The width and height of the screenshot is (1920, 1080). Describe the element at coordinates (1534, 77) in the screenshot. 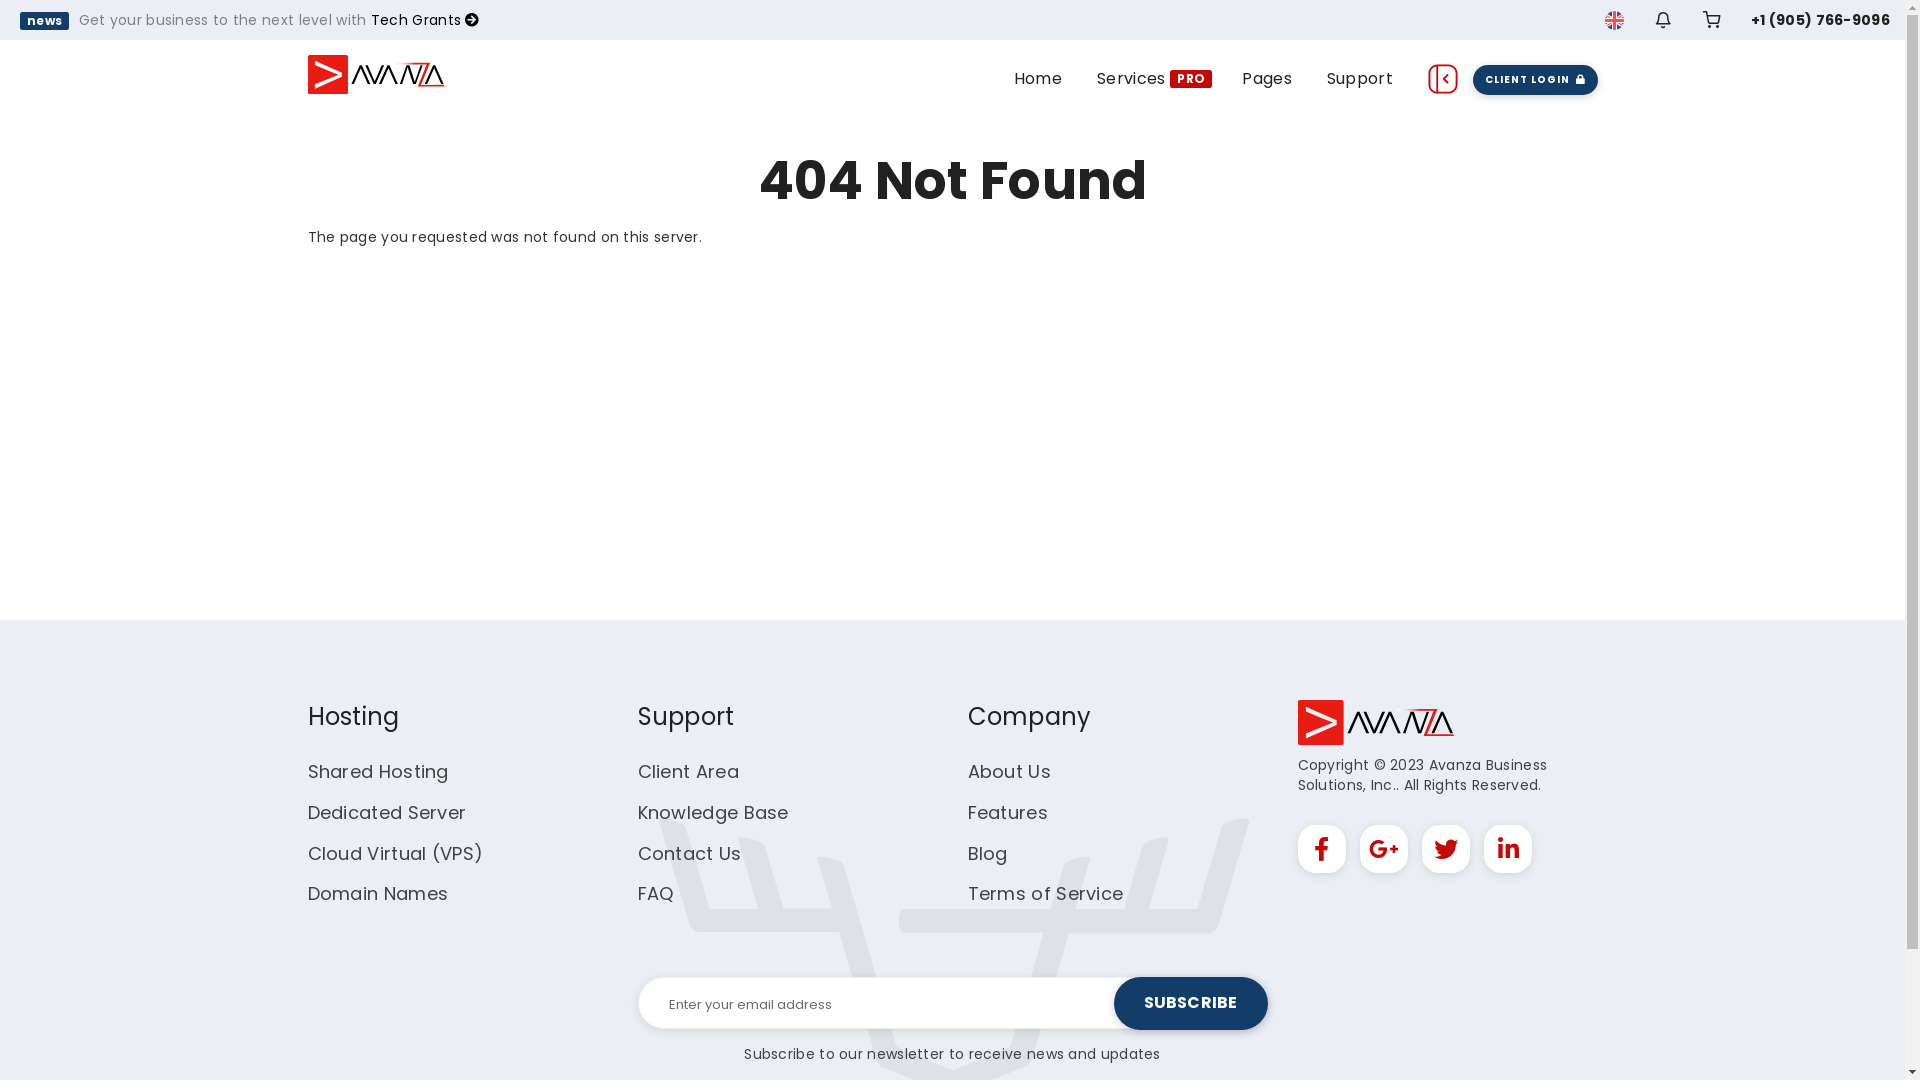

I see `'CLIENT LOGIN'` at that location.